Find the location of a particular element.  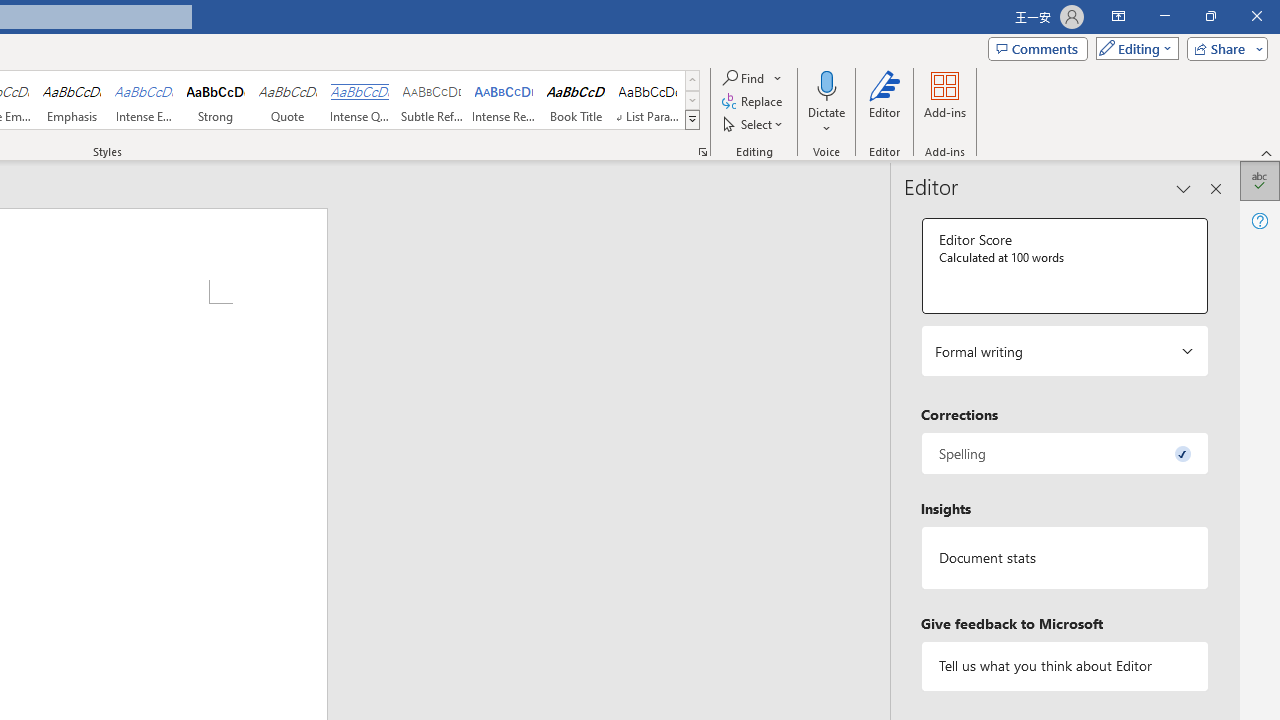

'Intense Quote' is located at coordinates (359, 100).